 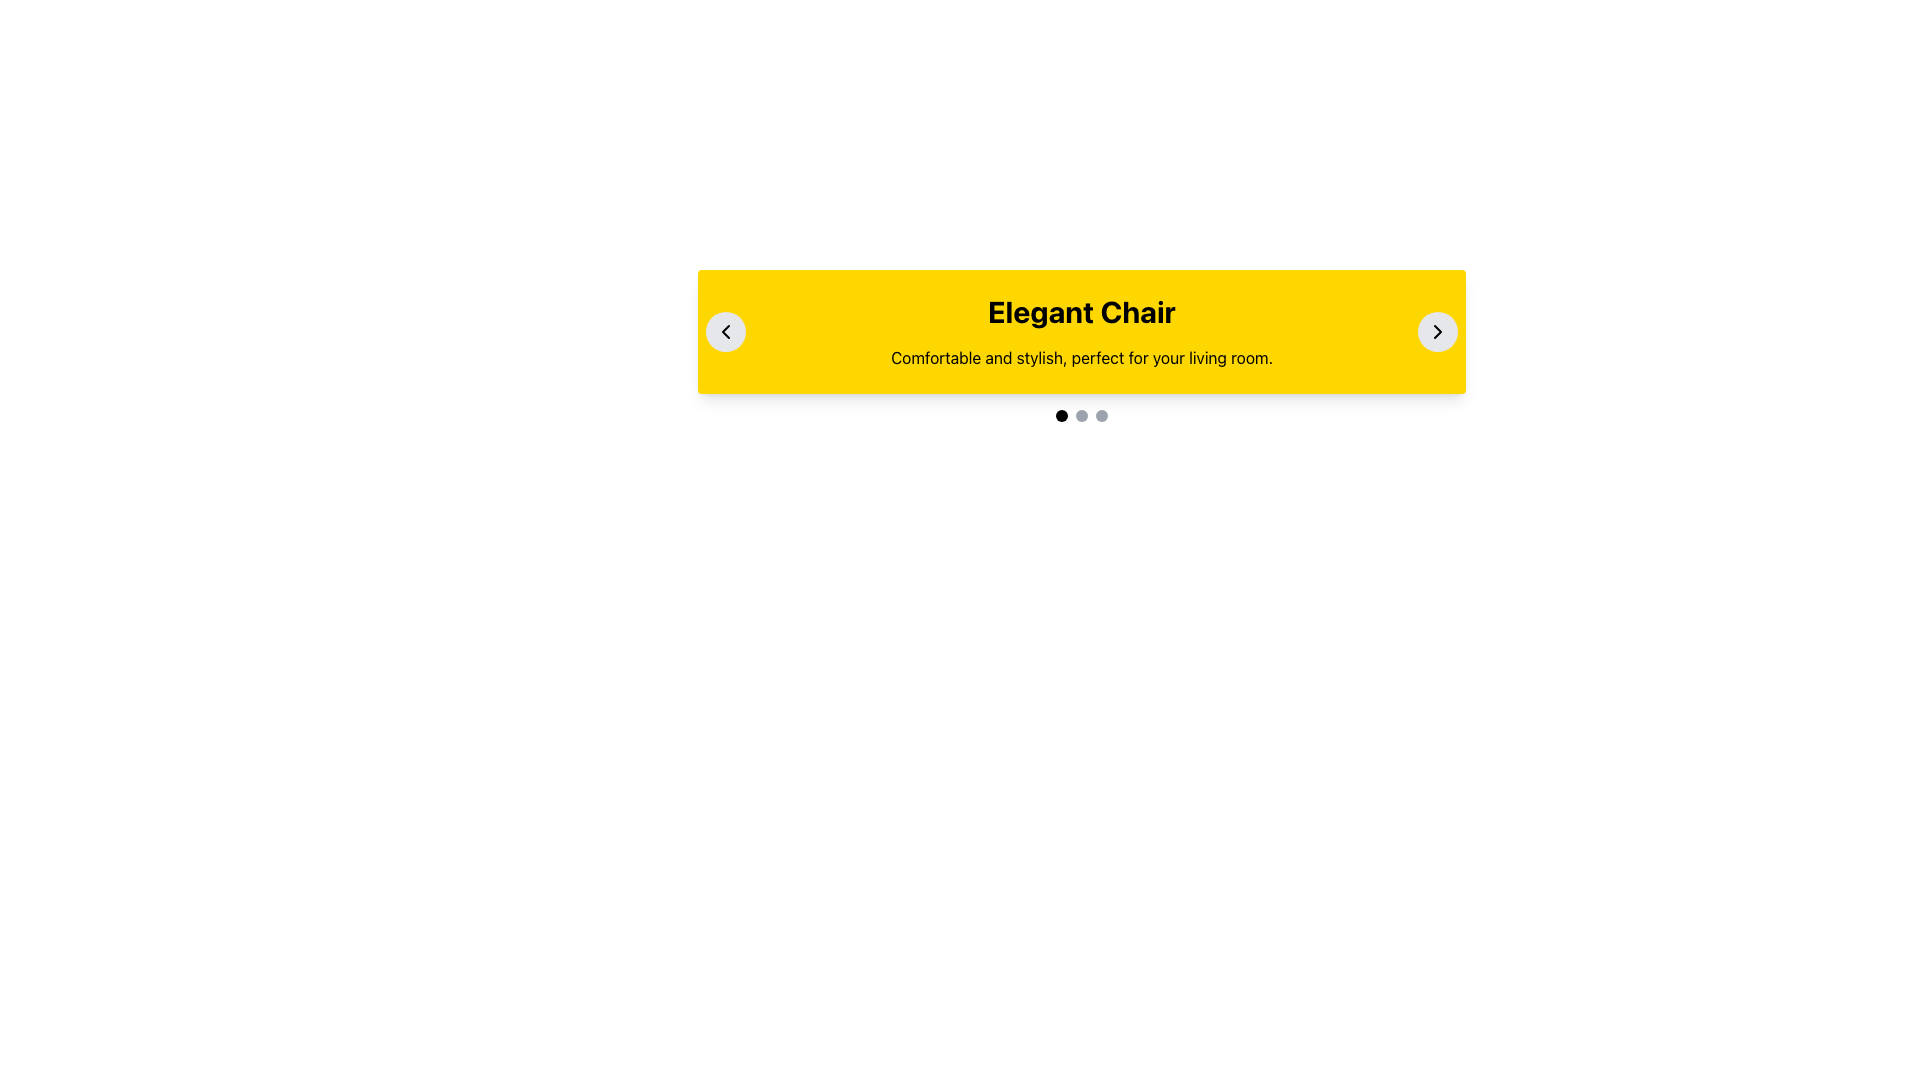 I want to click on the second circular dot of the Carousel indicator, which has a light gray background and is positioned between a black dot and a gray dot, so click(x=1080, y=415).